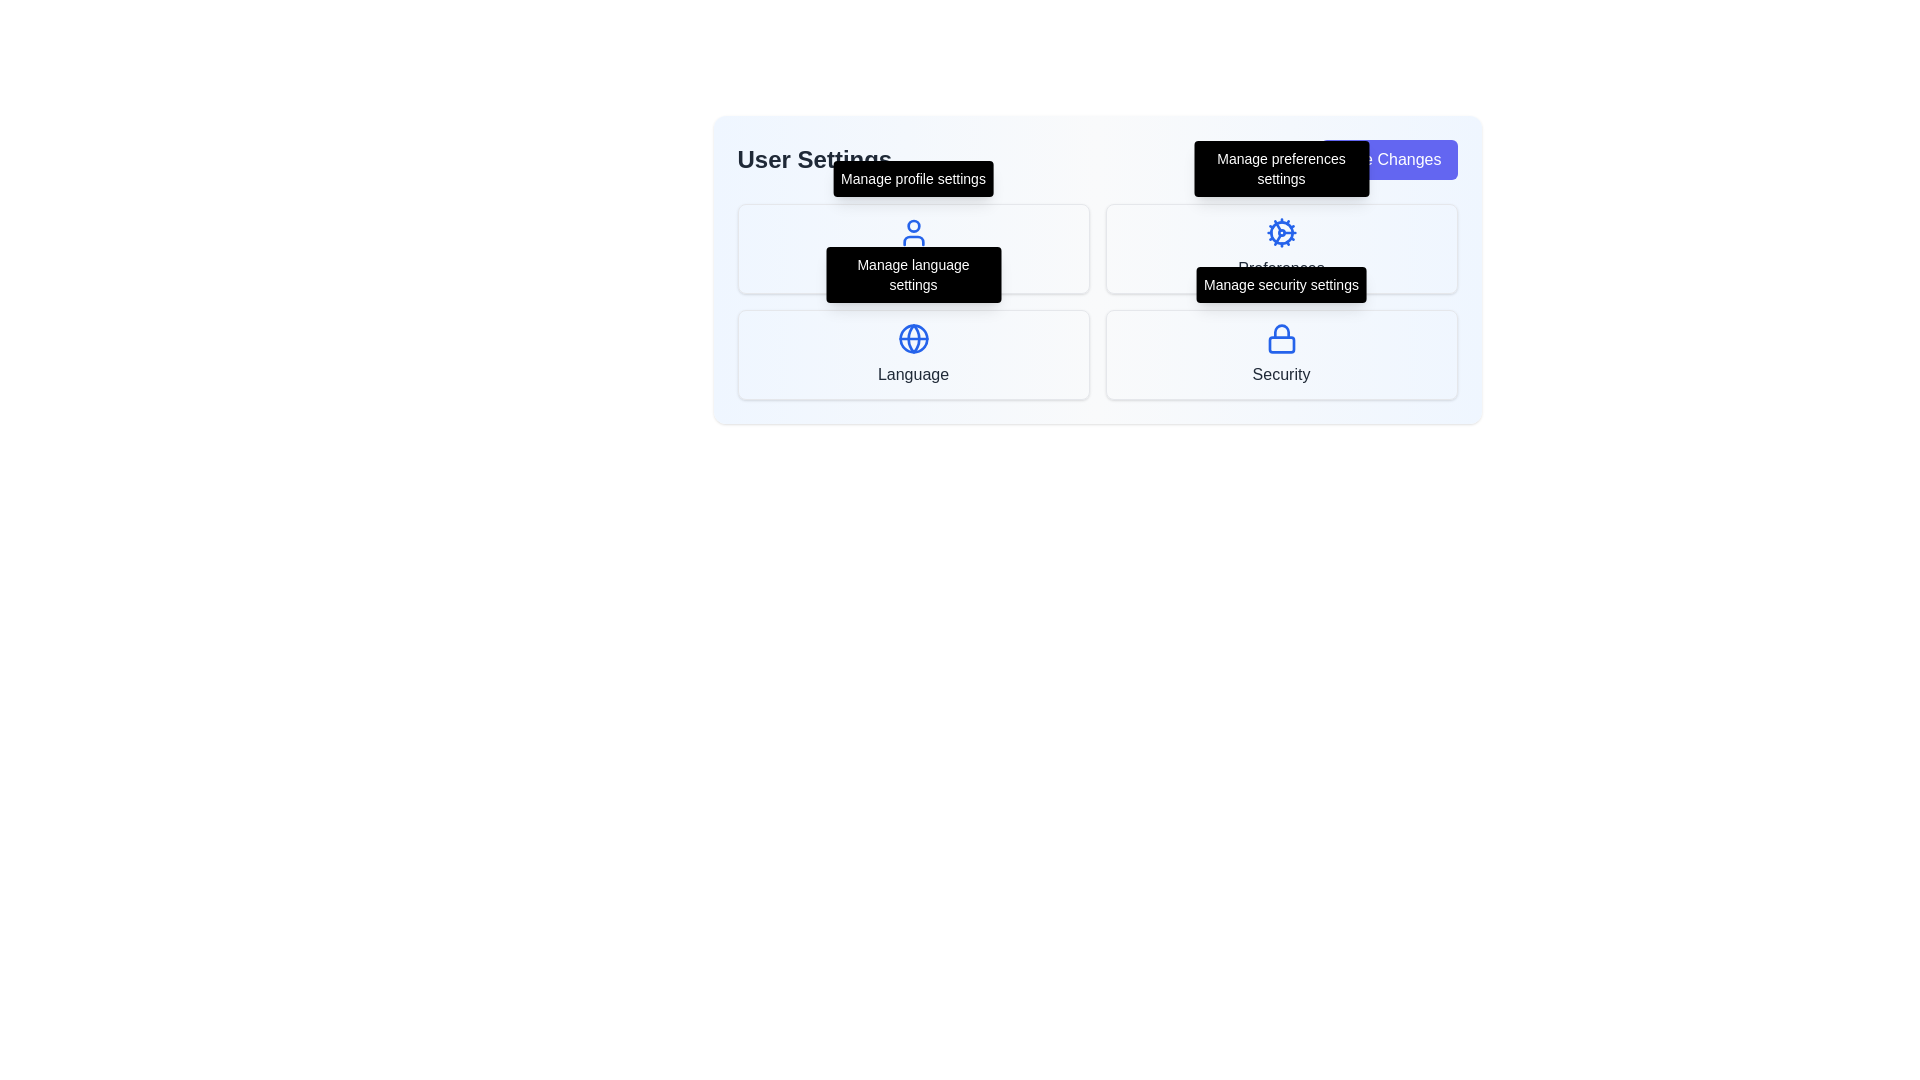  Describe the element at coordinates (1281, 343) in the screenshot. I see `the rectangular shape at the bottom of the lock icon in the Security section of the User Settings interface` at that location.